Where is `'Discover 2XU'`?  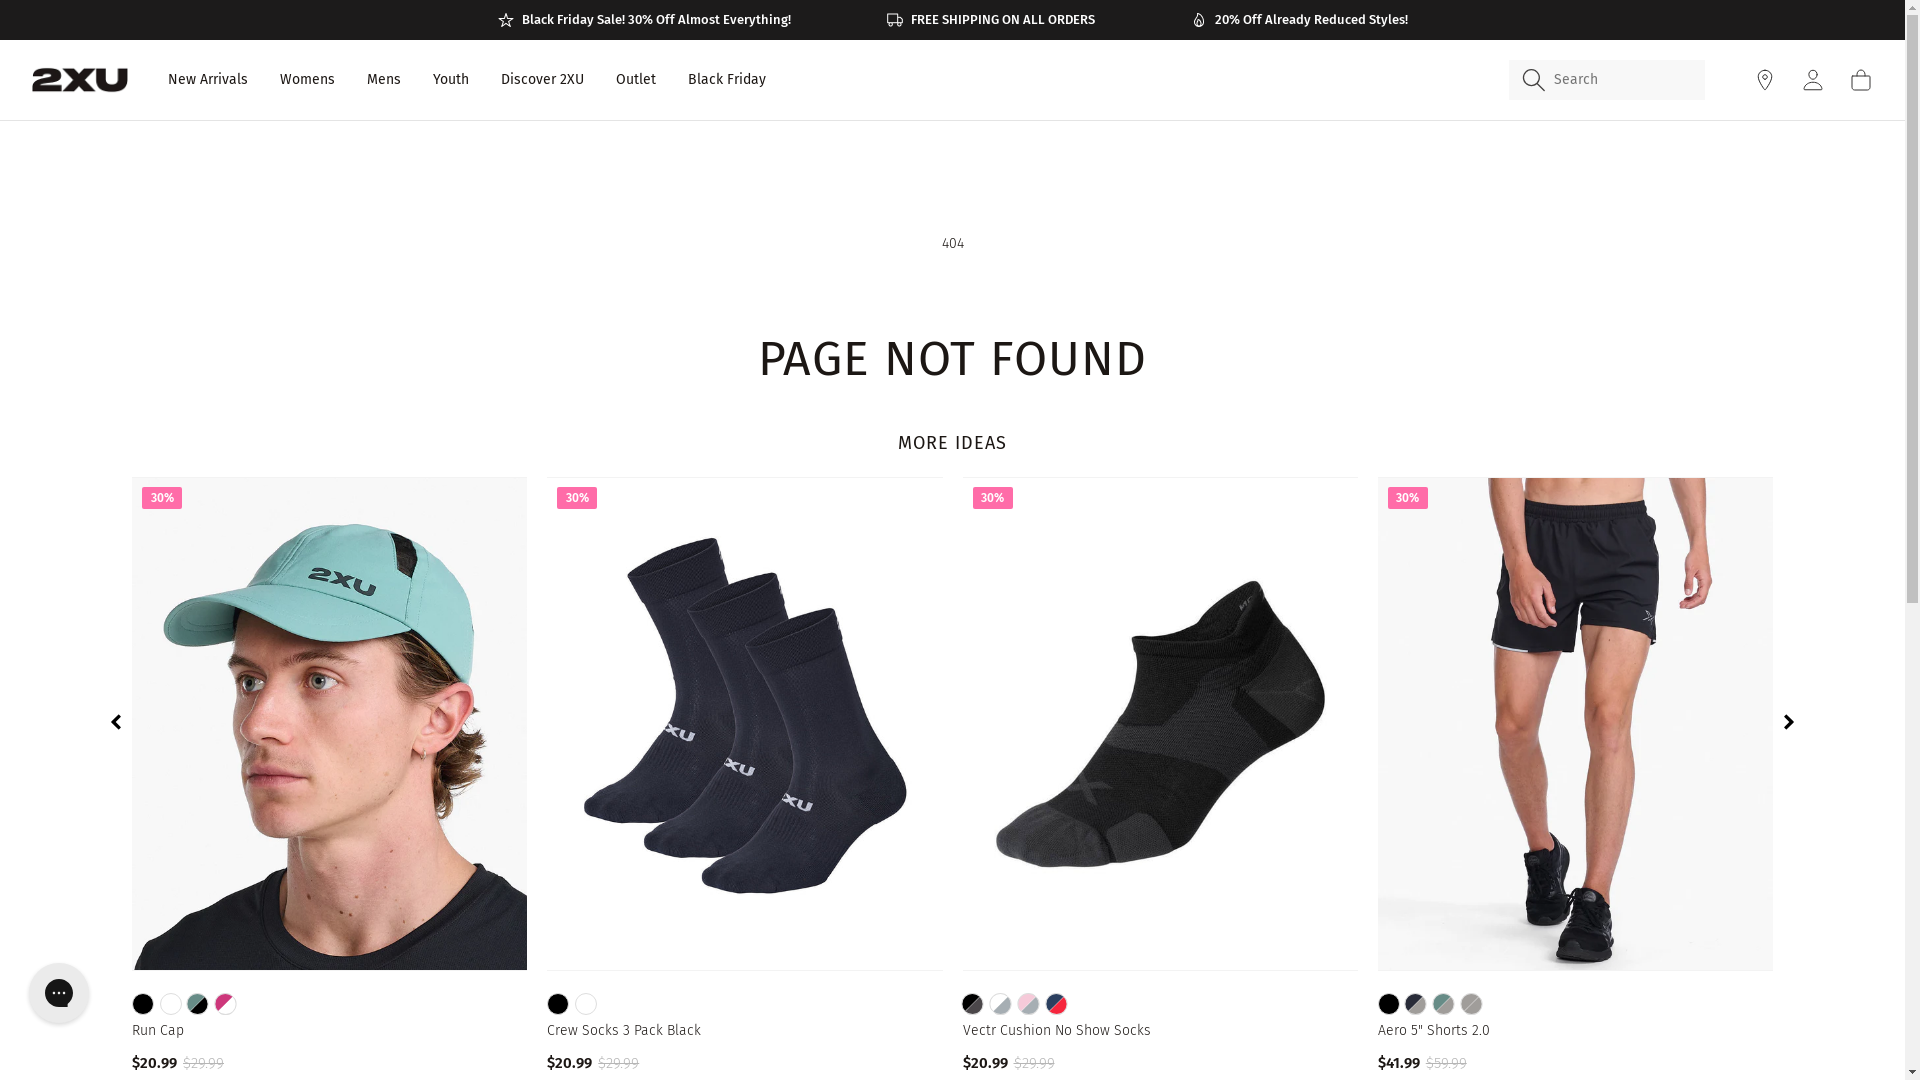 'Discover 2XU' is located at coordinates (542, 79).